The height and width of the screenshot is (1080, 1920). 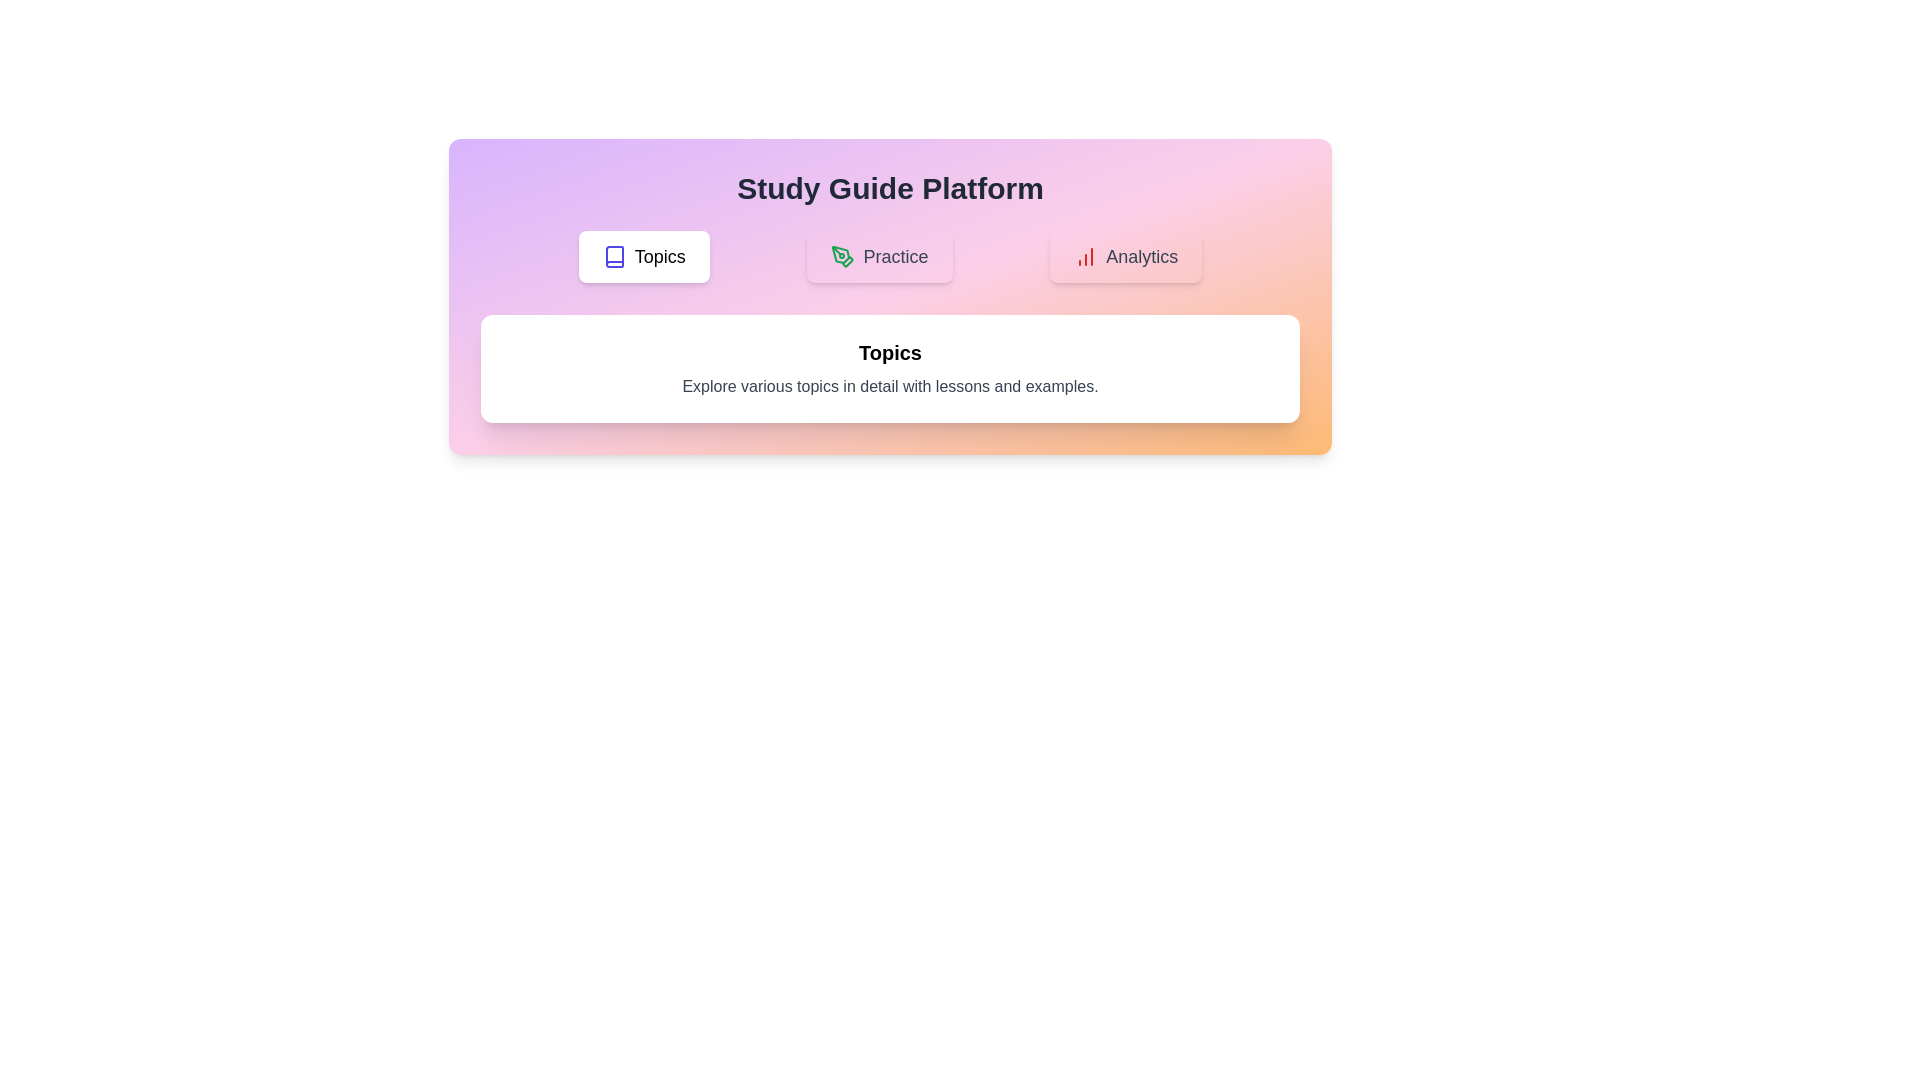 What do you see at coordinates (1126, 256) in the screenshot?
I see `the Analytics button to observe its hover effect` at bounding box center [1126, 256].